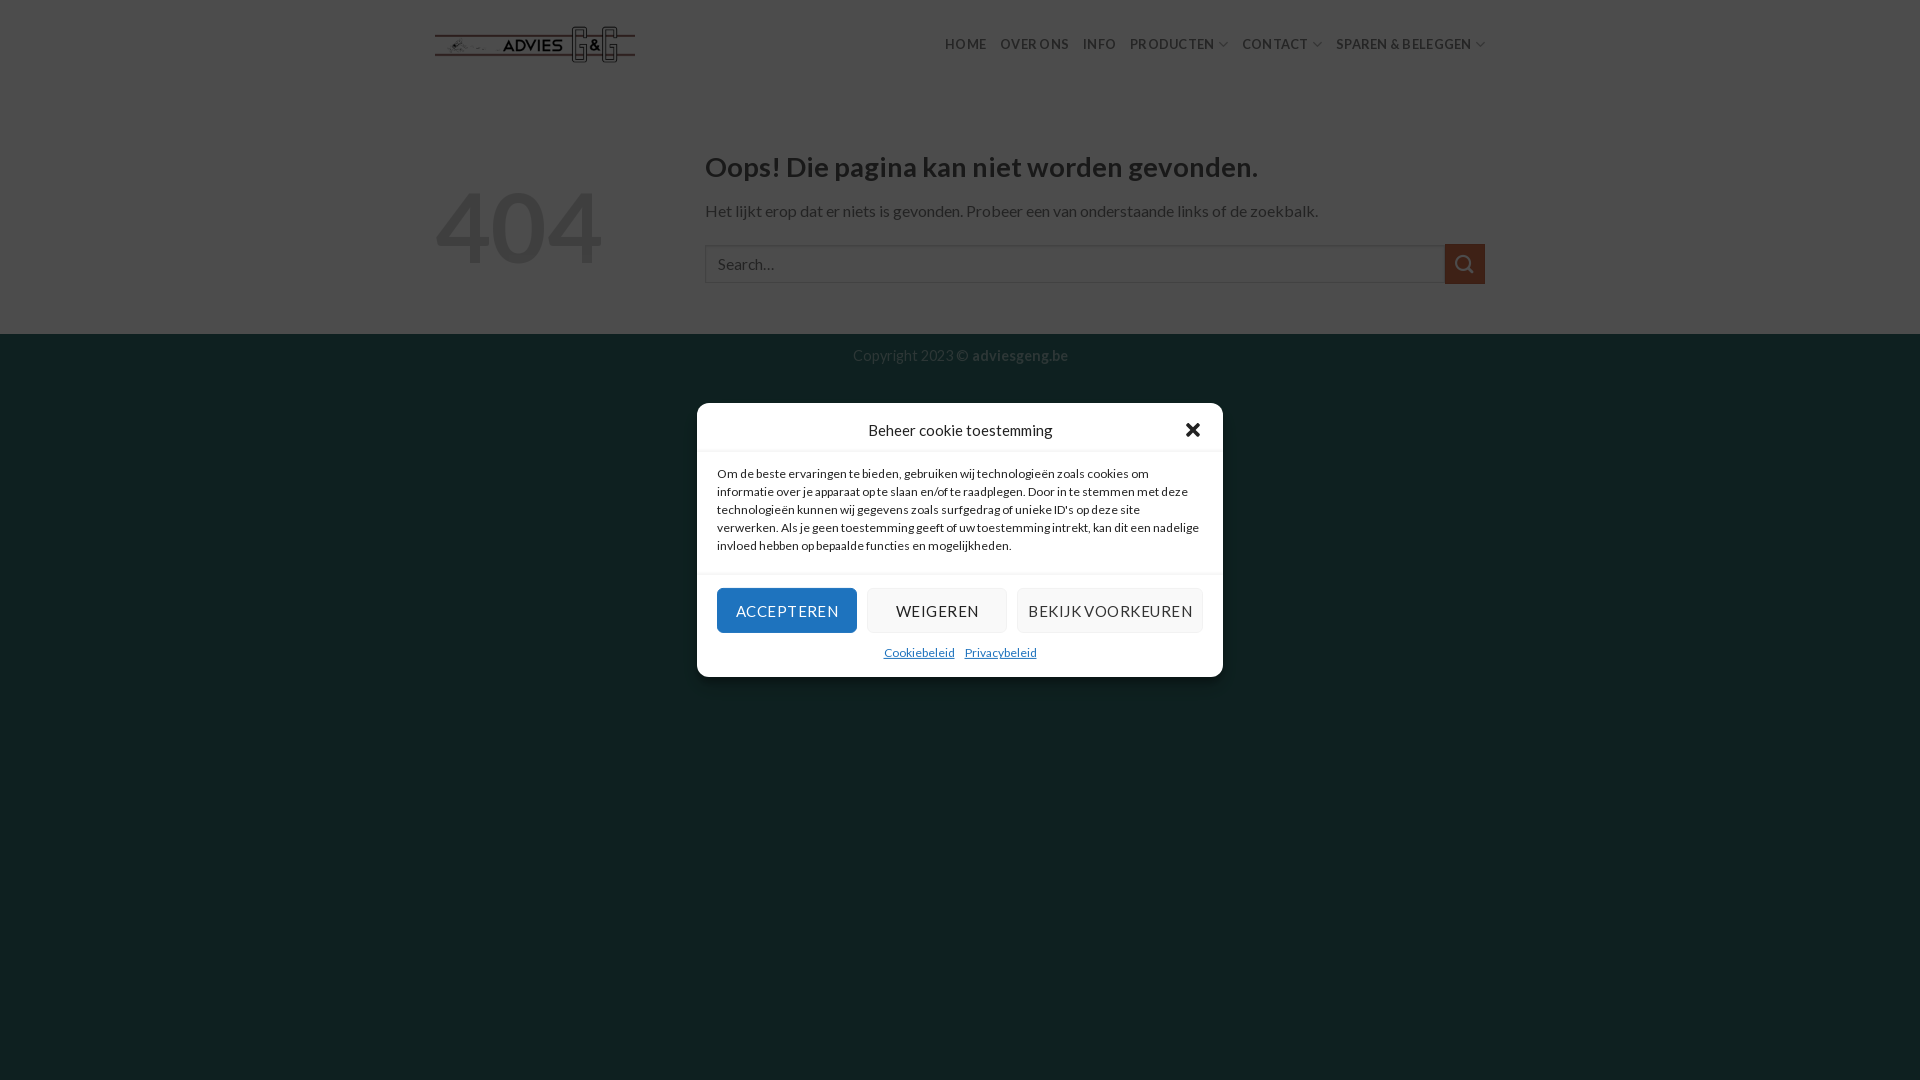 The width and height of the screenshot is (1920, 1080). Describe the element at coordinates (1034, 44) in the screenshot. I see `'OVER ONS'` at that location.